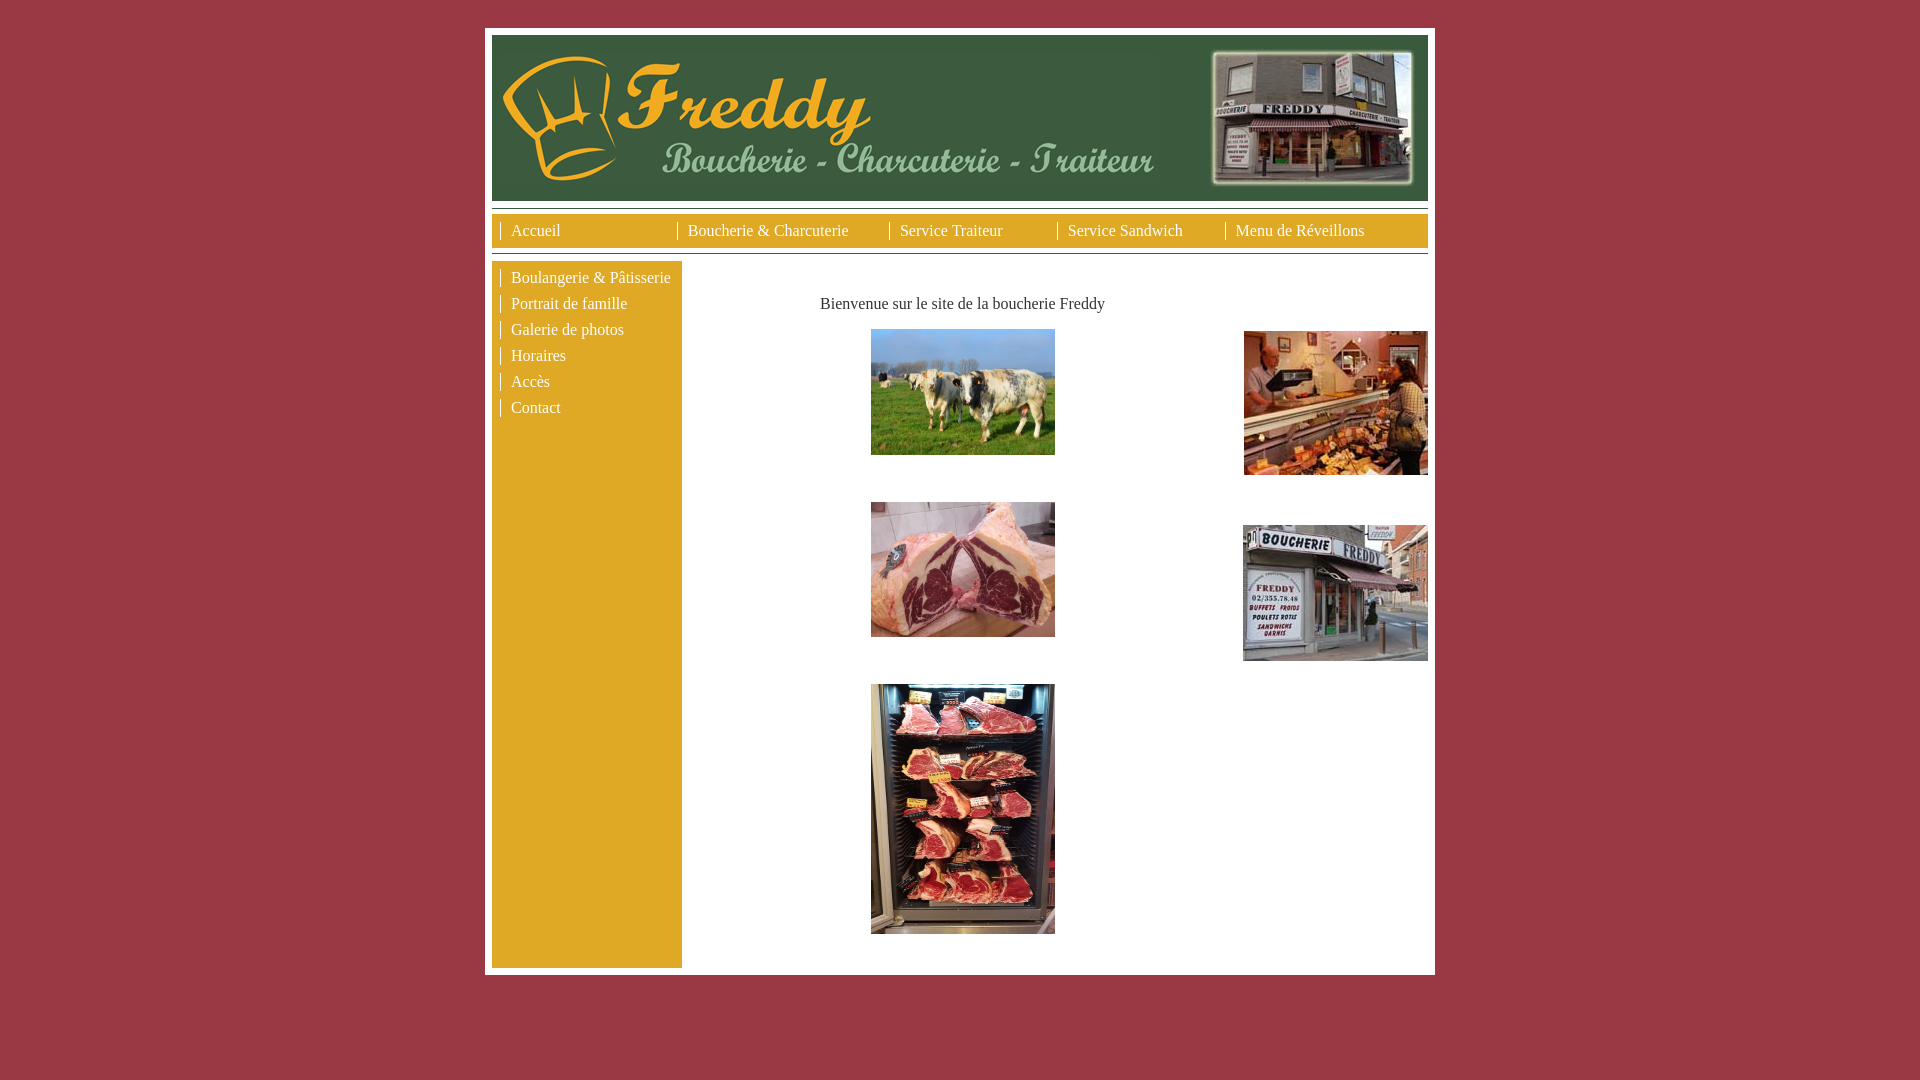 This screenshot has width=1920, height=1080. Describe the element at coordinates (566, 328) in the screenshot. I see `'Galerie de photos'` at that location.